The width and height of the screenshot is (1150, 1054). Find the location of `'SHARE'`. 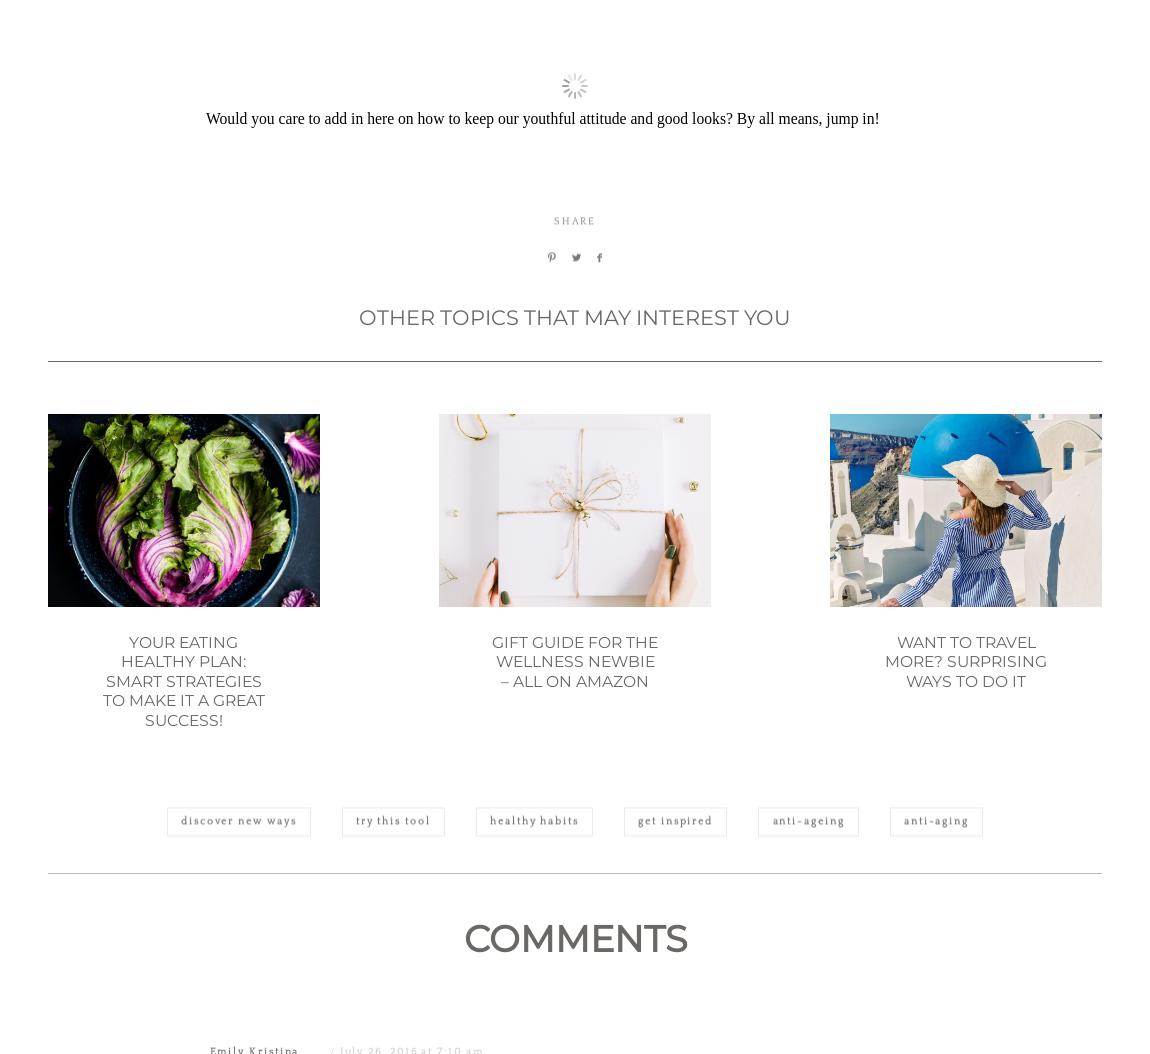

'SHARE' is located at coordinates (553, 317).